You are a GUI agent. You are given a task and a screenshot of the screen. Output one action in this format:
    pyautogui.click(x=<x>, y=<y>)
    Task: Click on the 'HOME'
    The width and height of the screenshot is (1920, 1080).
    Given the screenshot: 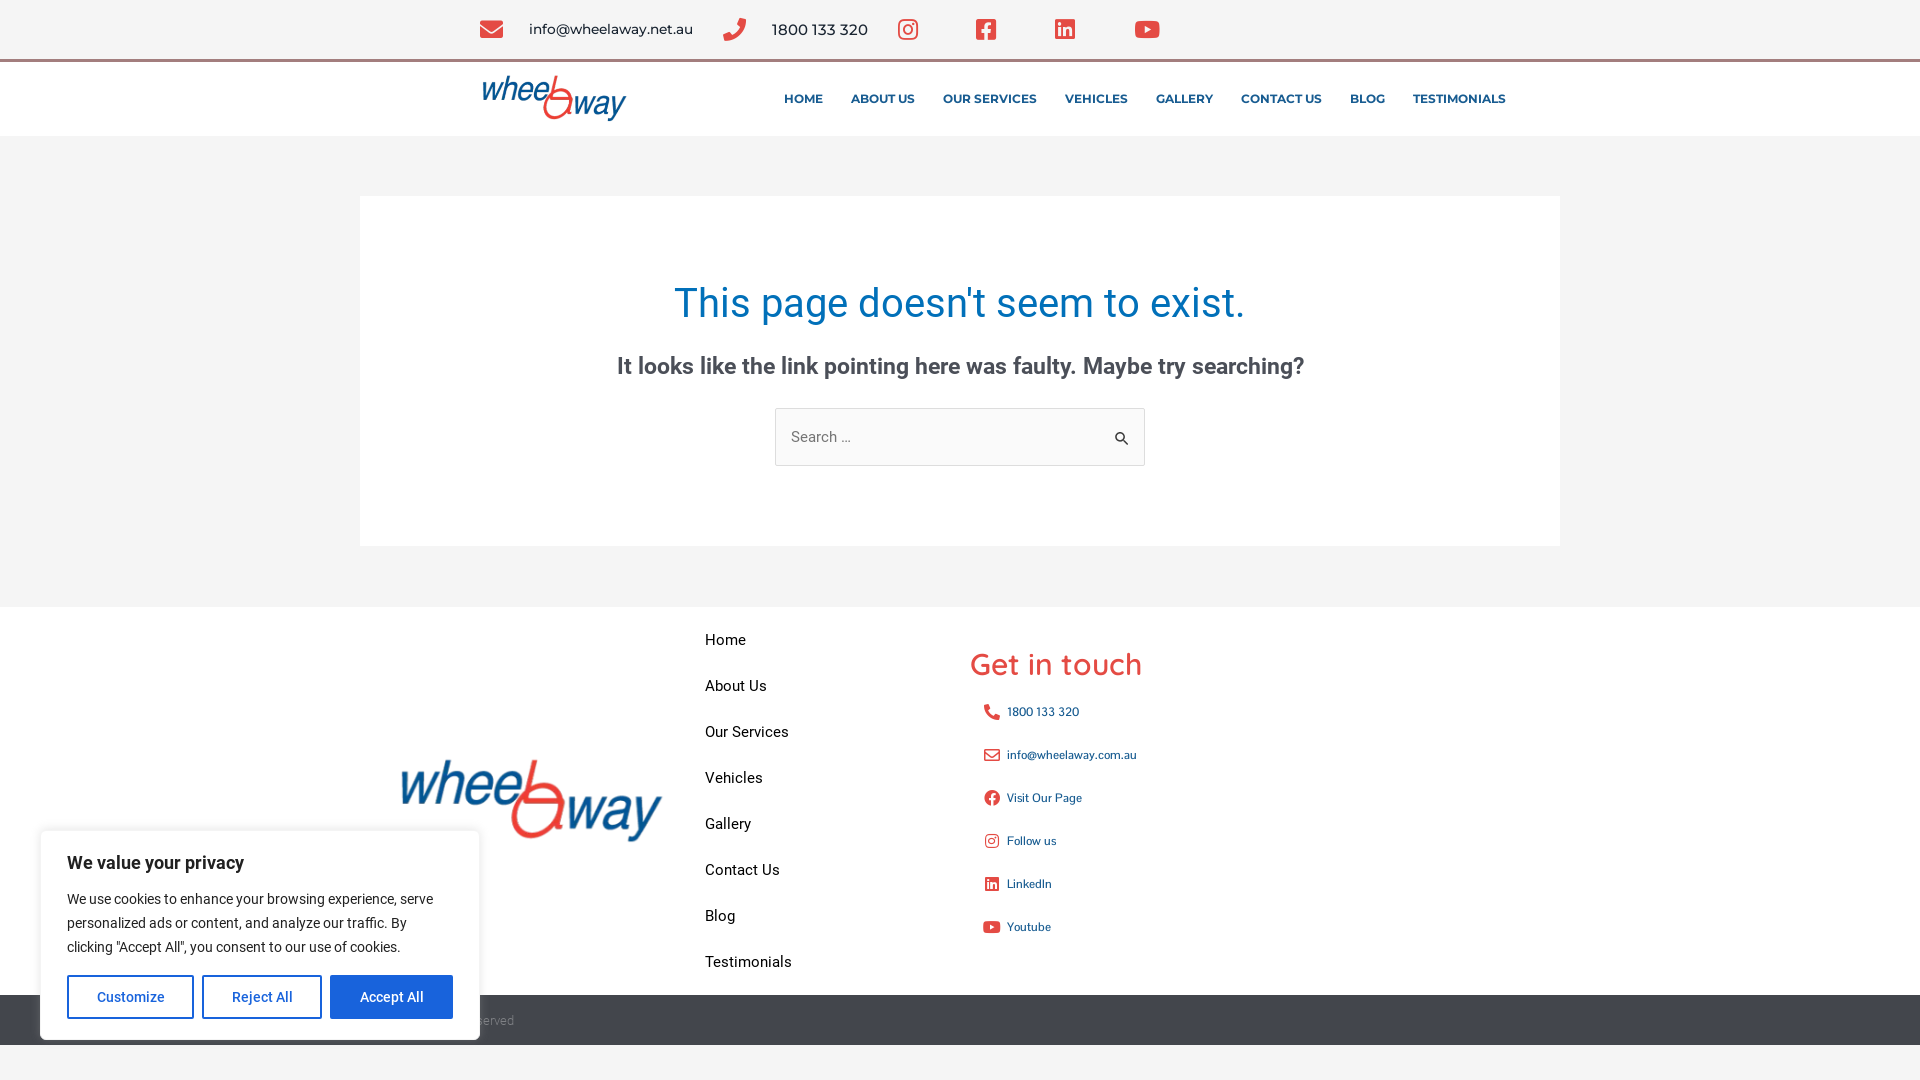 What is the action you would take?
    pyautogui.click(x=803, y=99)
    